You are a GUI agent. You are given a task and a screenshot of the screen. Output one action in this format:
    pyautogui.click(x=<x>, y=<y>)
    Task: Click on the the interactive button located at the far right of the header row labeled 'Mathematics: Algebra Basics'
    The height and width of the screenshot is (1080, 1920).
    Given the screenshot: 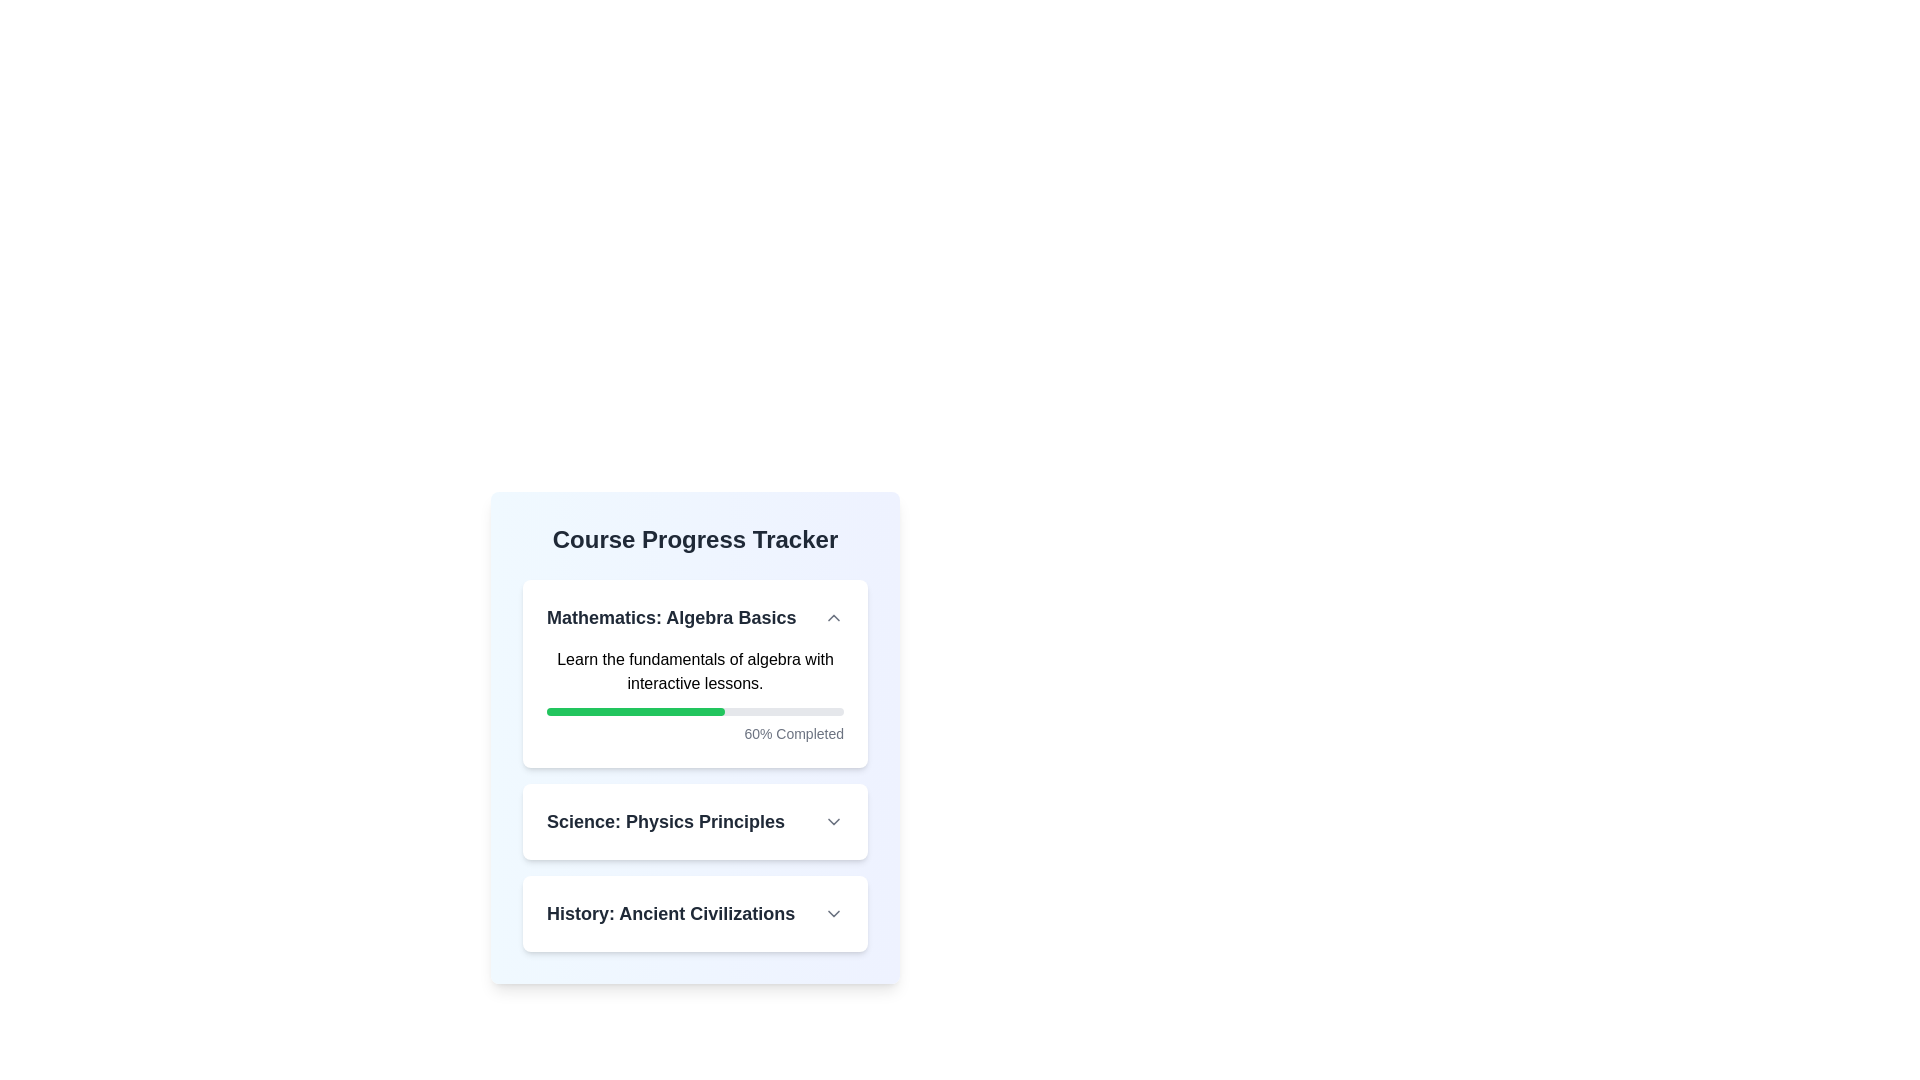 What is the action you would take?
    pyautogui.click(x=834, y=616)
    